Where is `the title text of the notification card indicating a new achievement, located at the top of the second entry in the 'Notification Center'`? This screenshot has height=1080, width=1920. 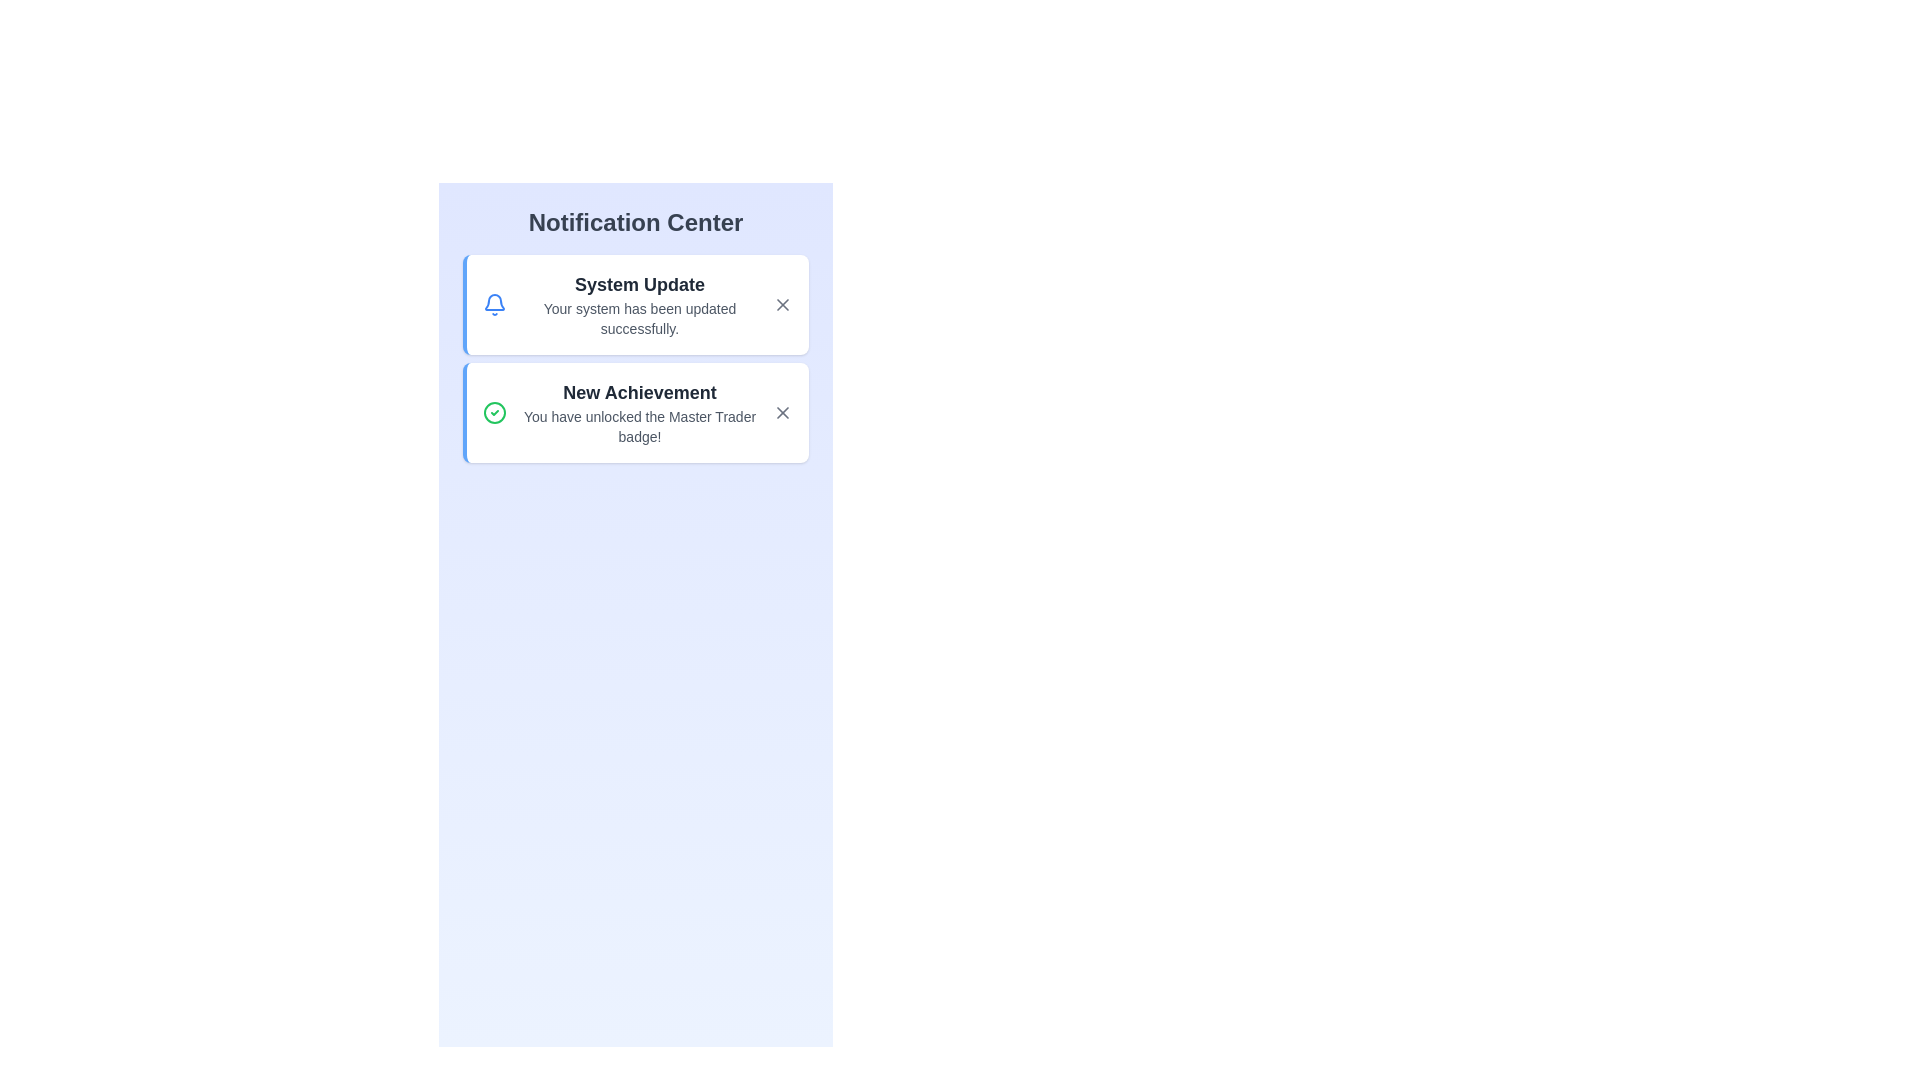 the title text of the notification card indicating a new achievement, located at the top of the second entry in the 'Notification Center' is located at coordinates (638, 393).